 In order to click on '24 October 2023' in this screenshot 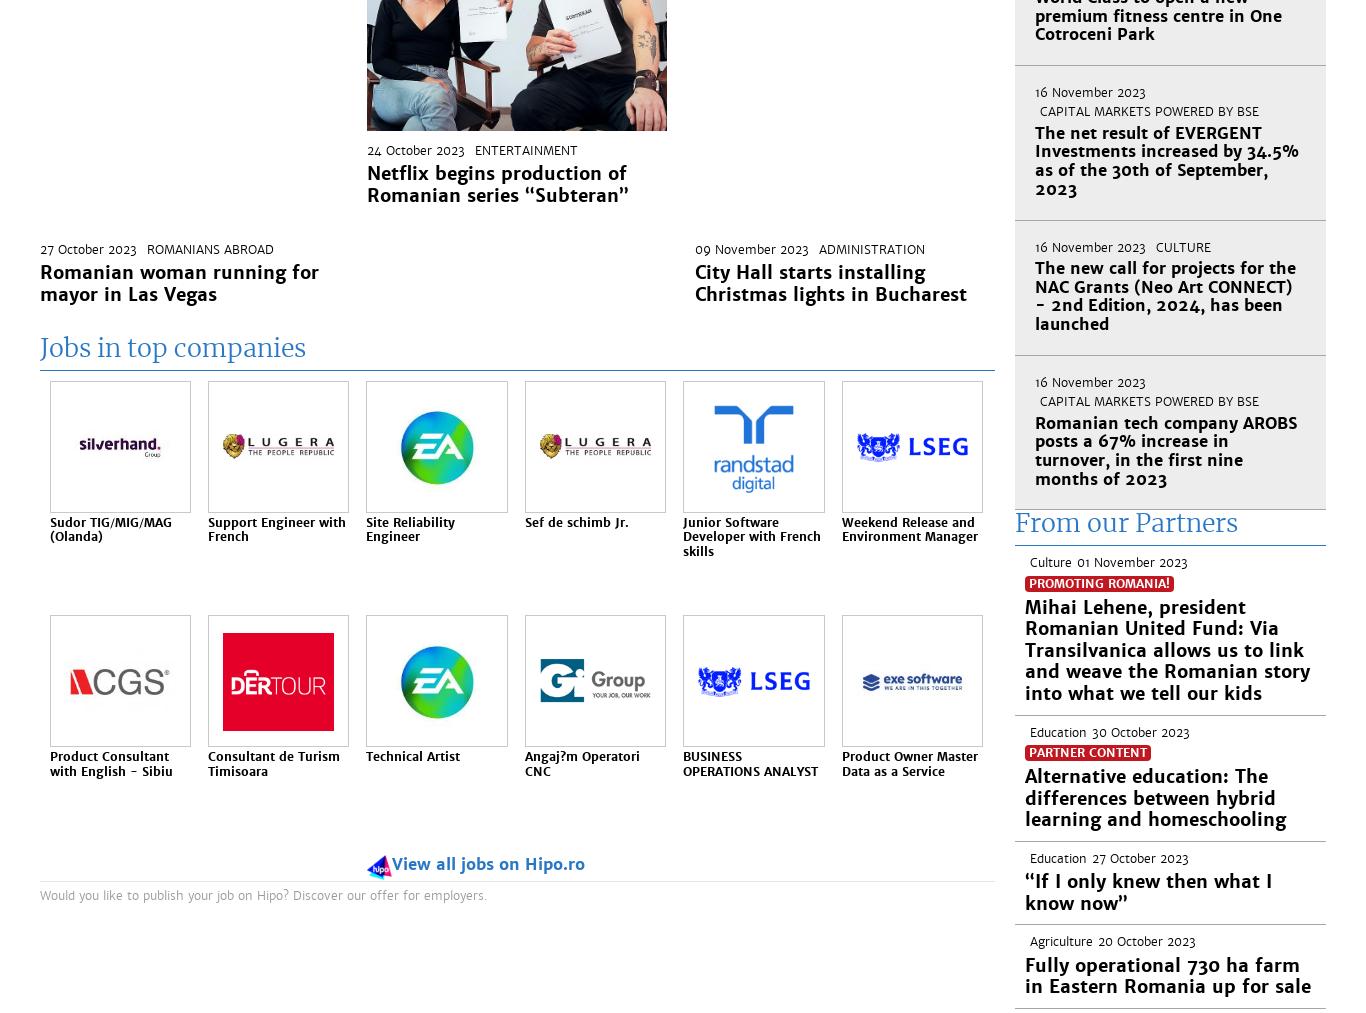, I will do `click(366, 150)`.